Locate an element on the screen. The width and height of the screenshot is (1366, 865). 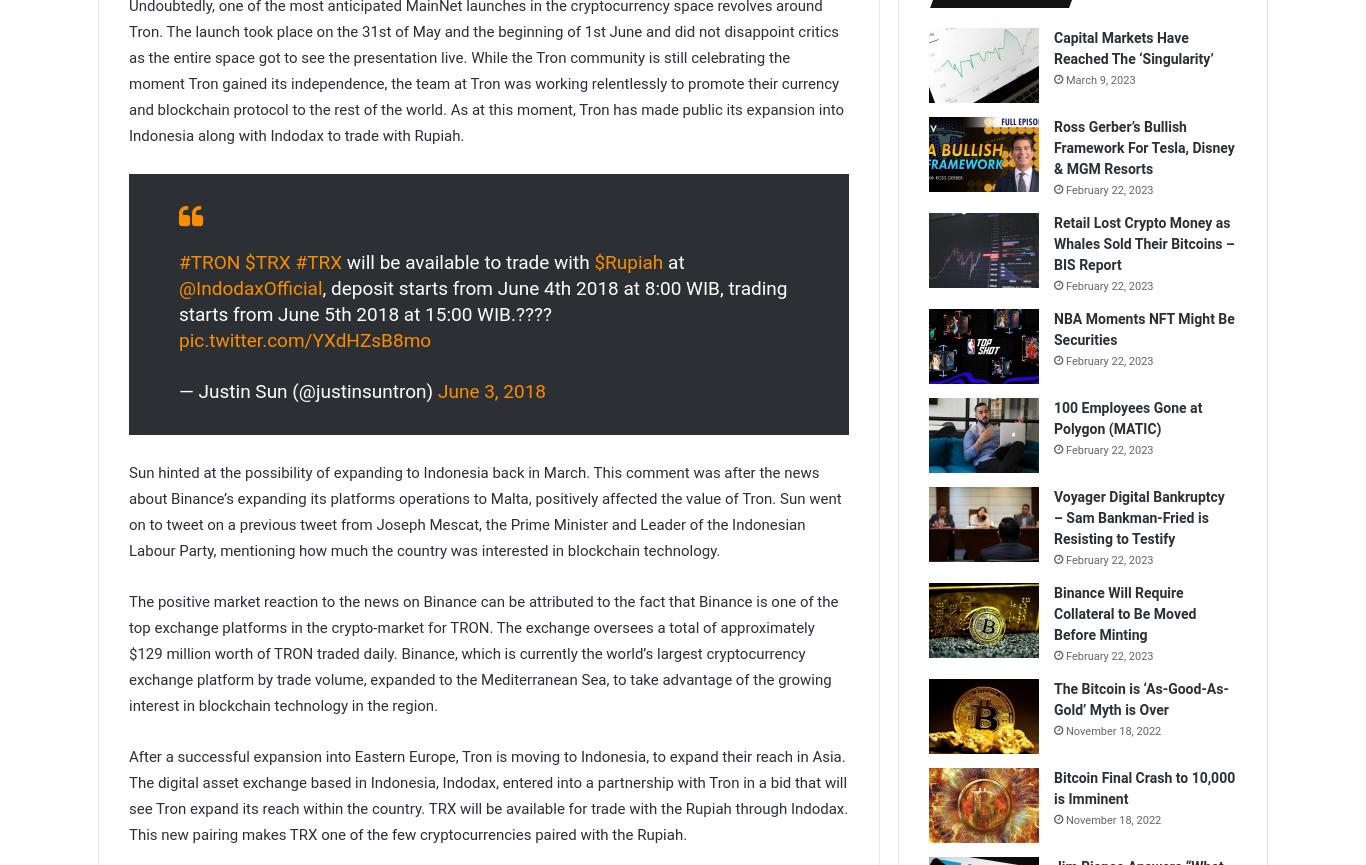
'$TRX' is located at coordinates (267, 260).